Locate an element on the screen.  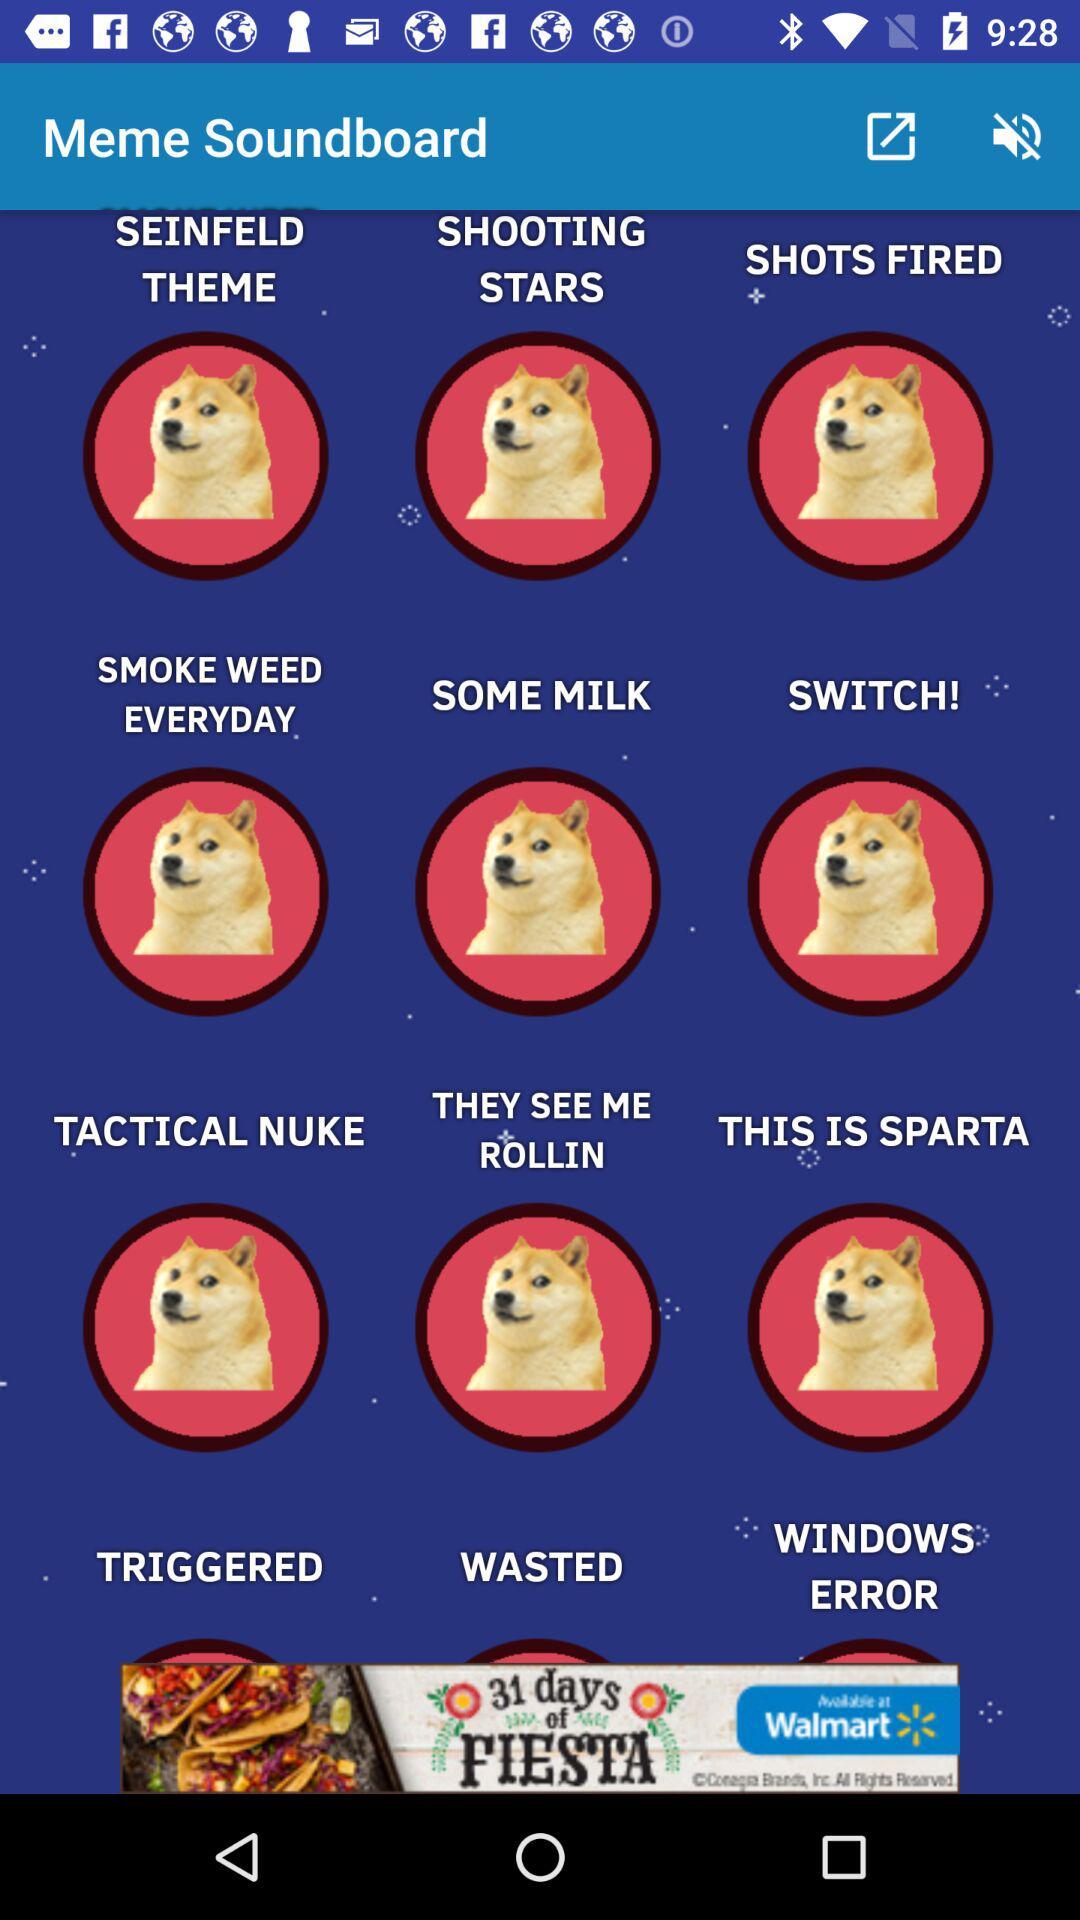
shooting stars is located at coordinates (540, 281).